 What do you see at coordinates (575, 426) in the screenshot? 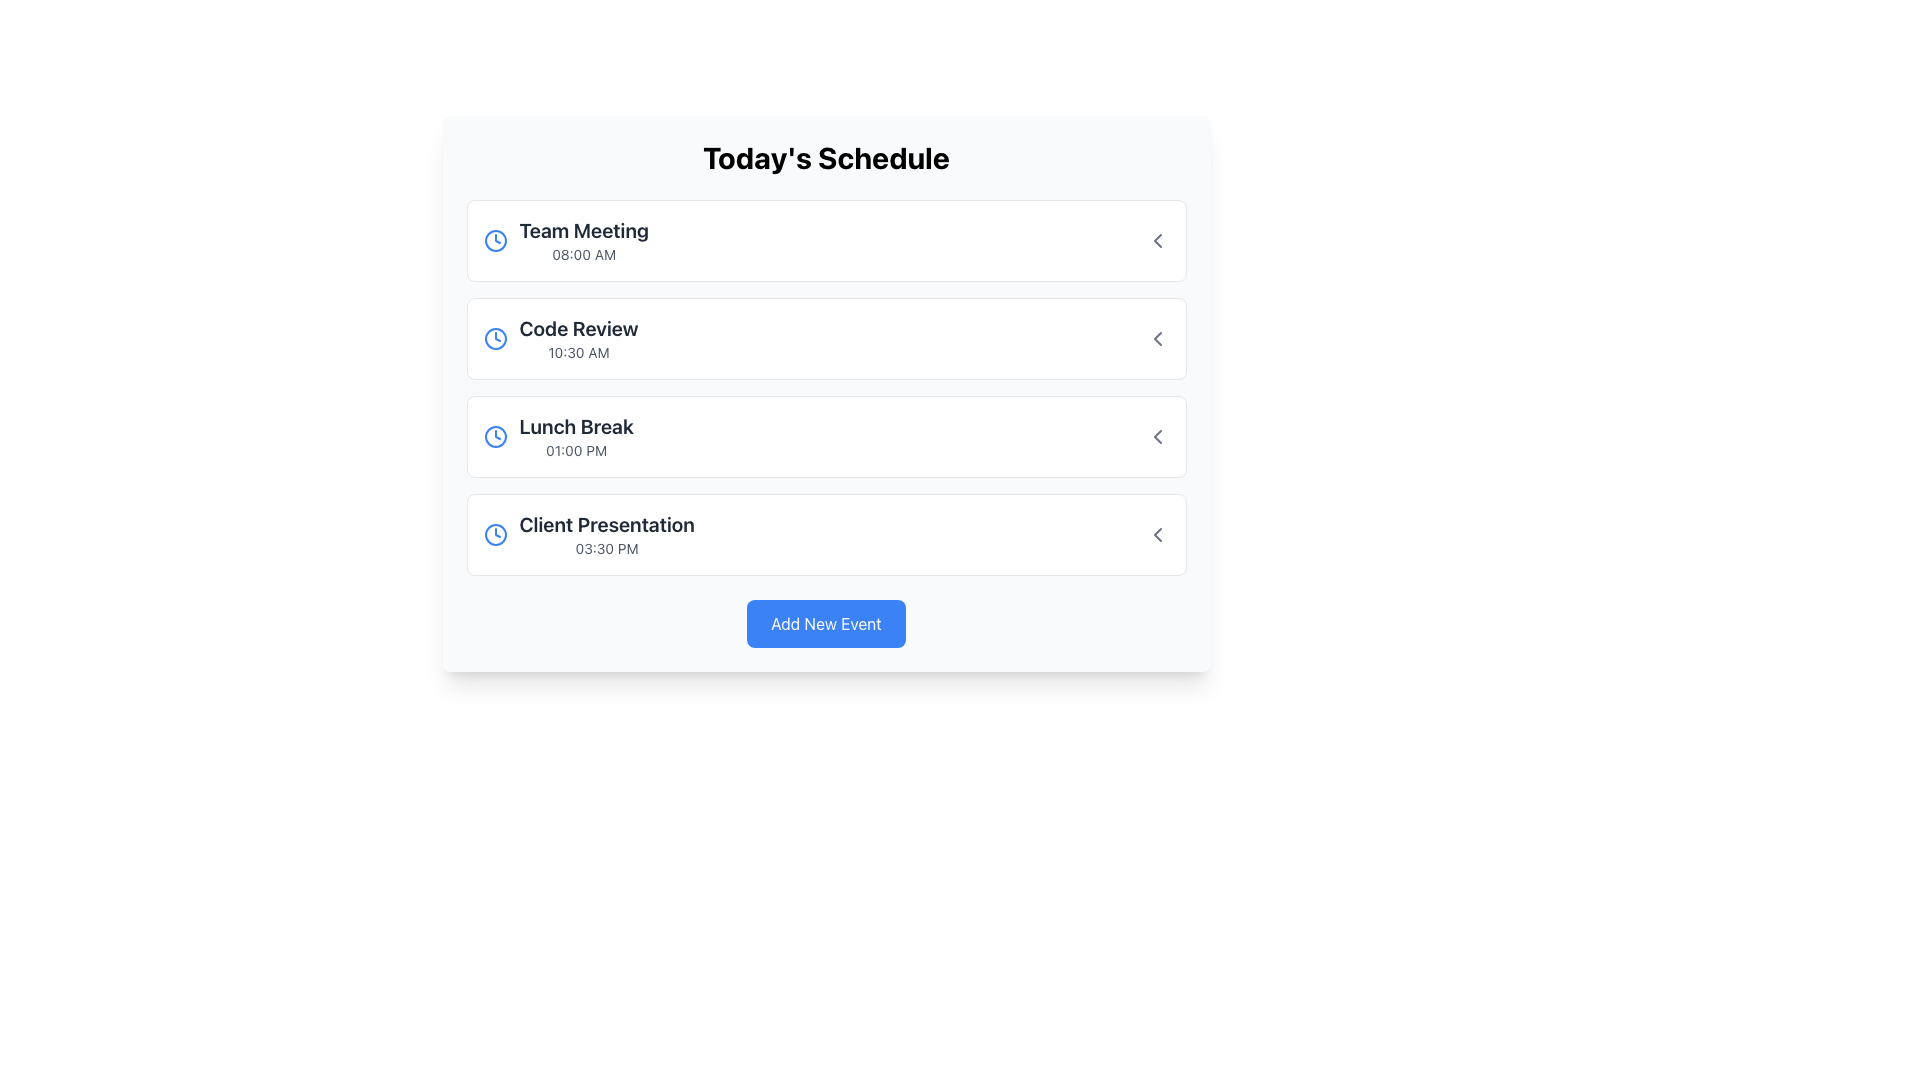
I see `text label indicating the title of the event located in the third row of the event list, aligned to the left above the time '01:00 PM'` at bounding box center [575, 426].